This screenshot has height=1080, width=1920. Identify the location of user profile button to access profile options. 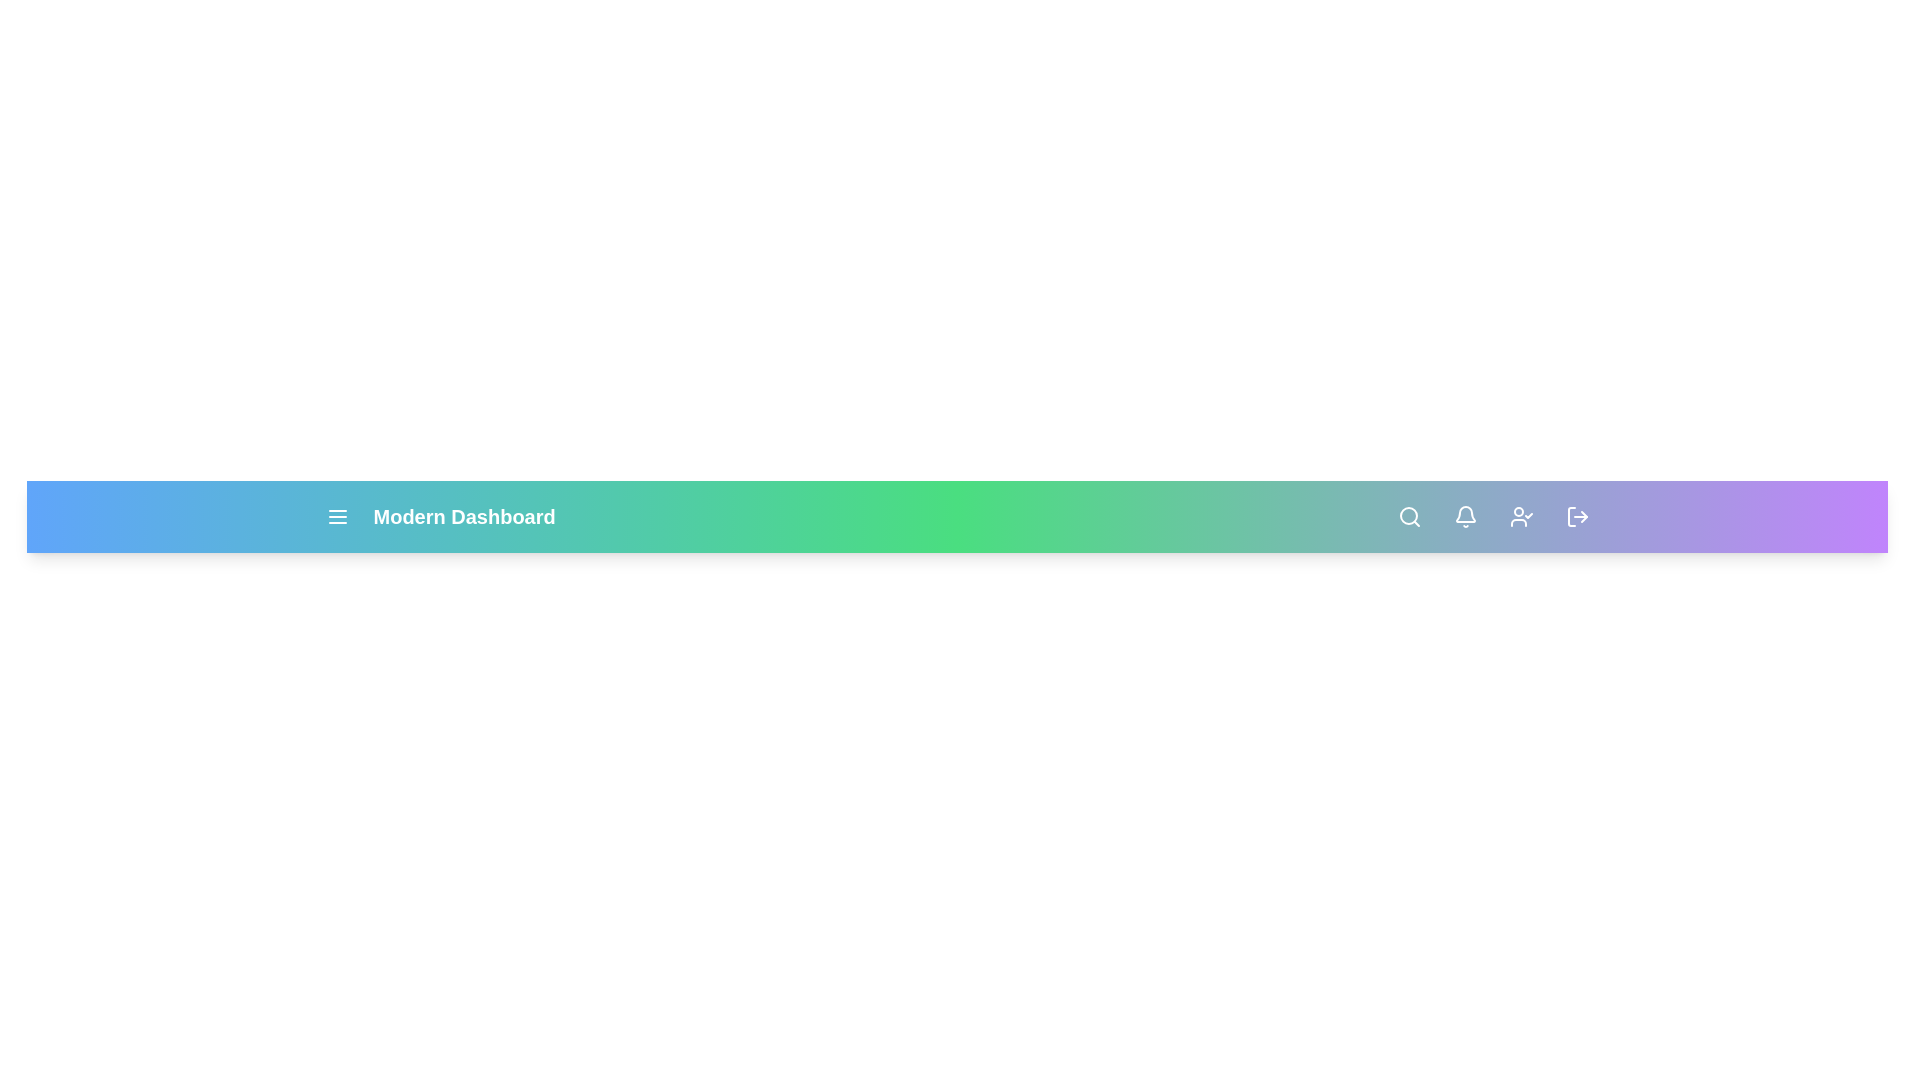
(1520, 515).